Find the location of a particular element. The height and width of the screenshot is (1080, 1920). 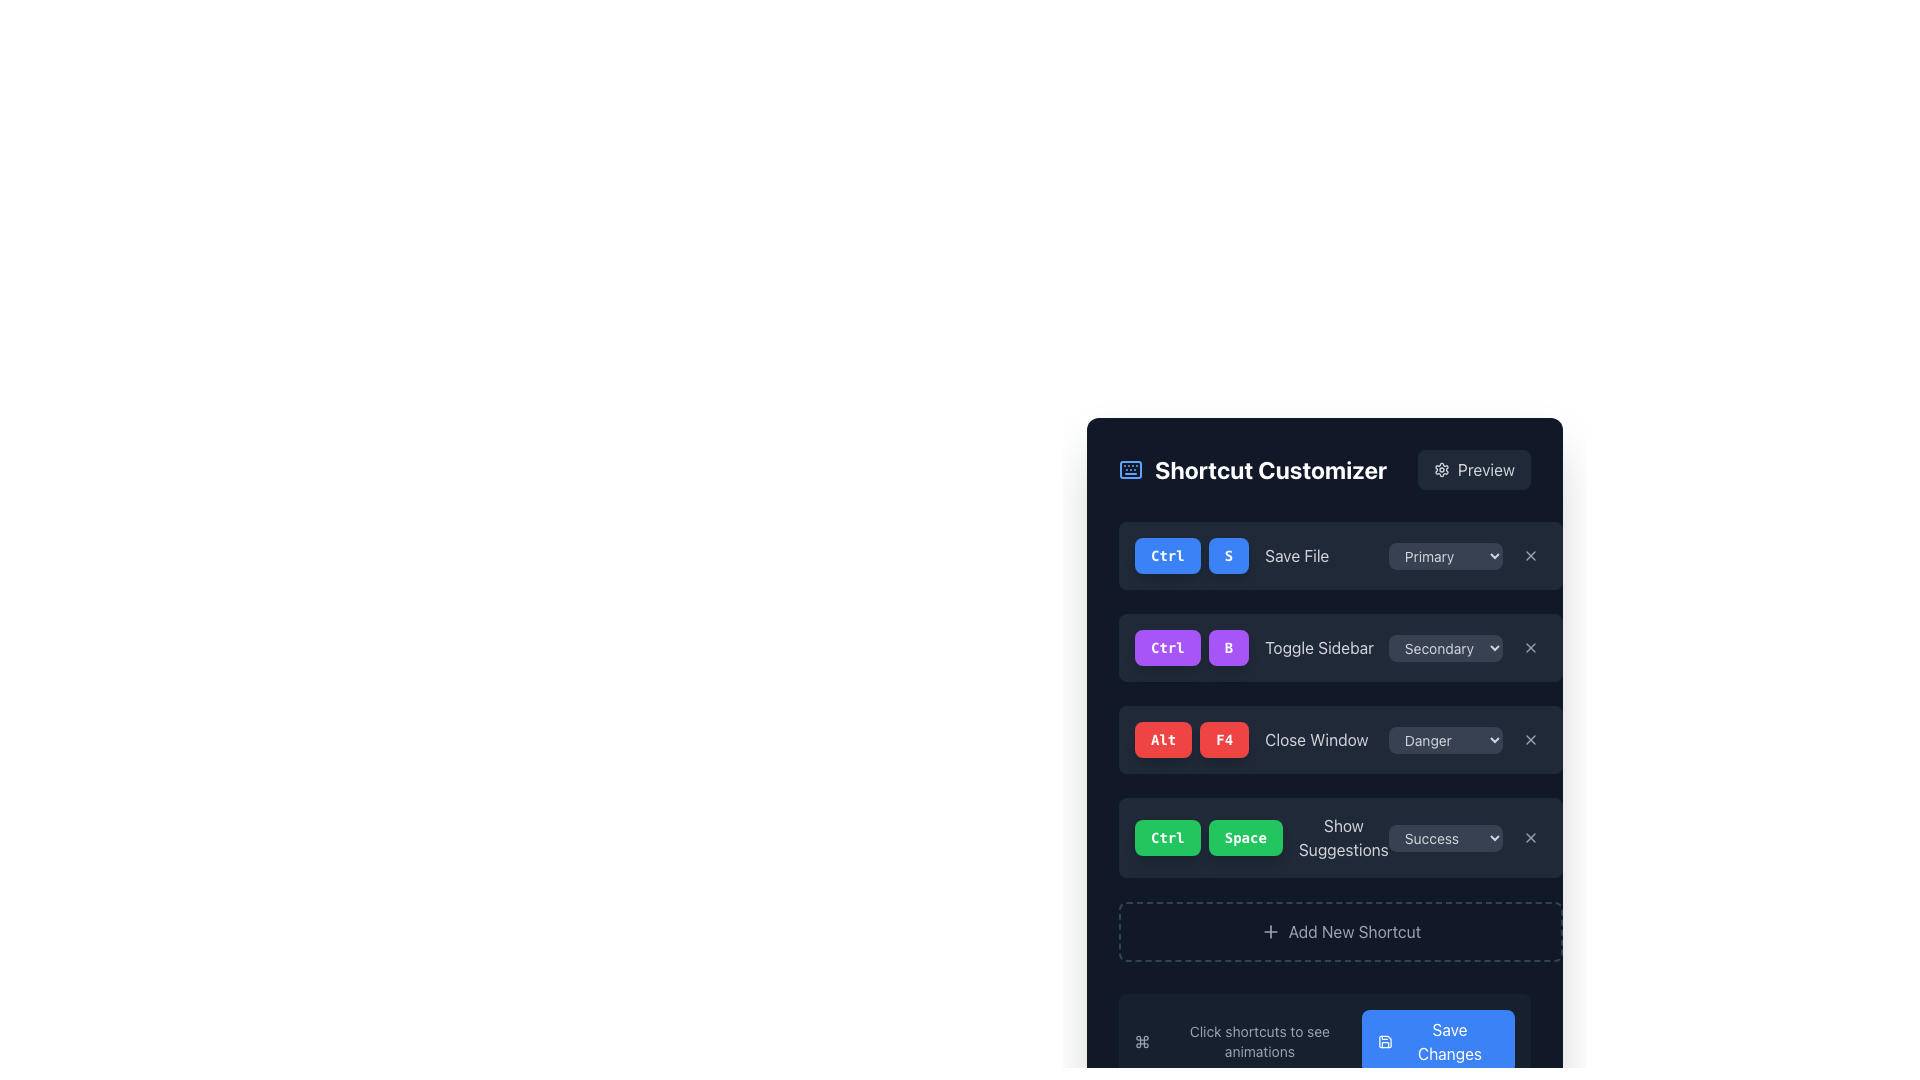

text label displaying 'Click shortcuts to see animations' located near the bottom of the section, positioned to the left of the blue 'Save Changes' button is located at coordinates (1247, 1040).